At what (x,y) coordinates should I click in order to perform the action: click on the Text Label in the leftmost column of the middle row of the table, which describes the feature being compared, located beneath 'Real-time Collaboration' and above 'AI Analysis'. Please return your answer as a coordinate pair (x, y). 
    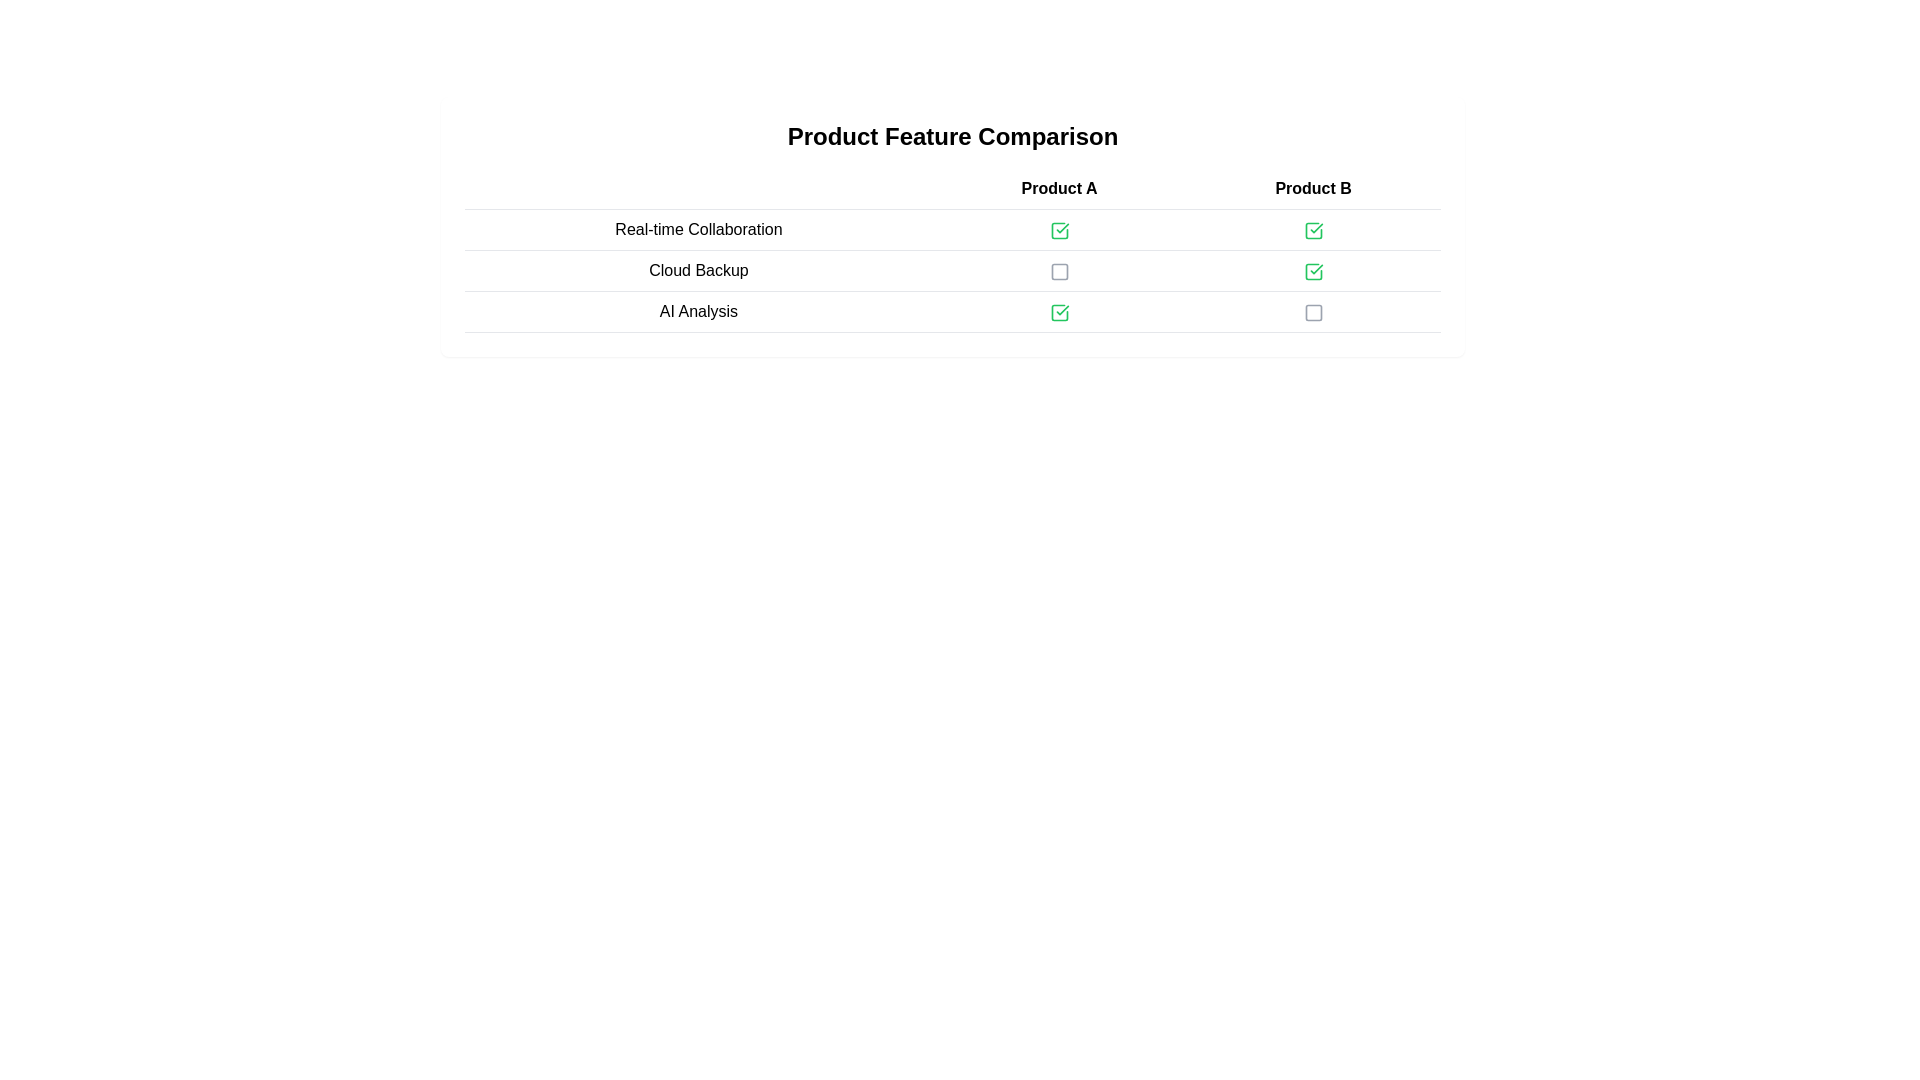
    Looking at the image, I should click on (698, 270).